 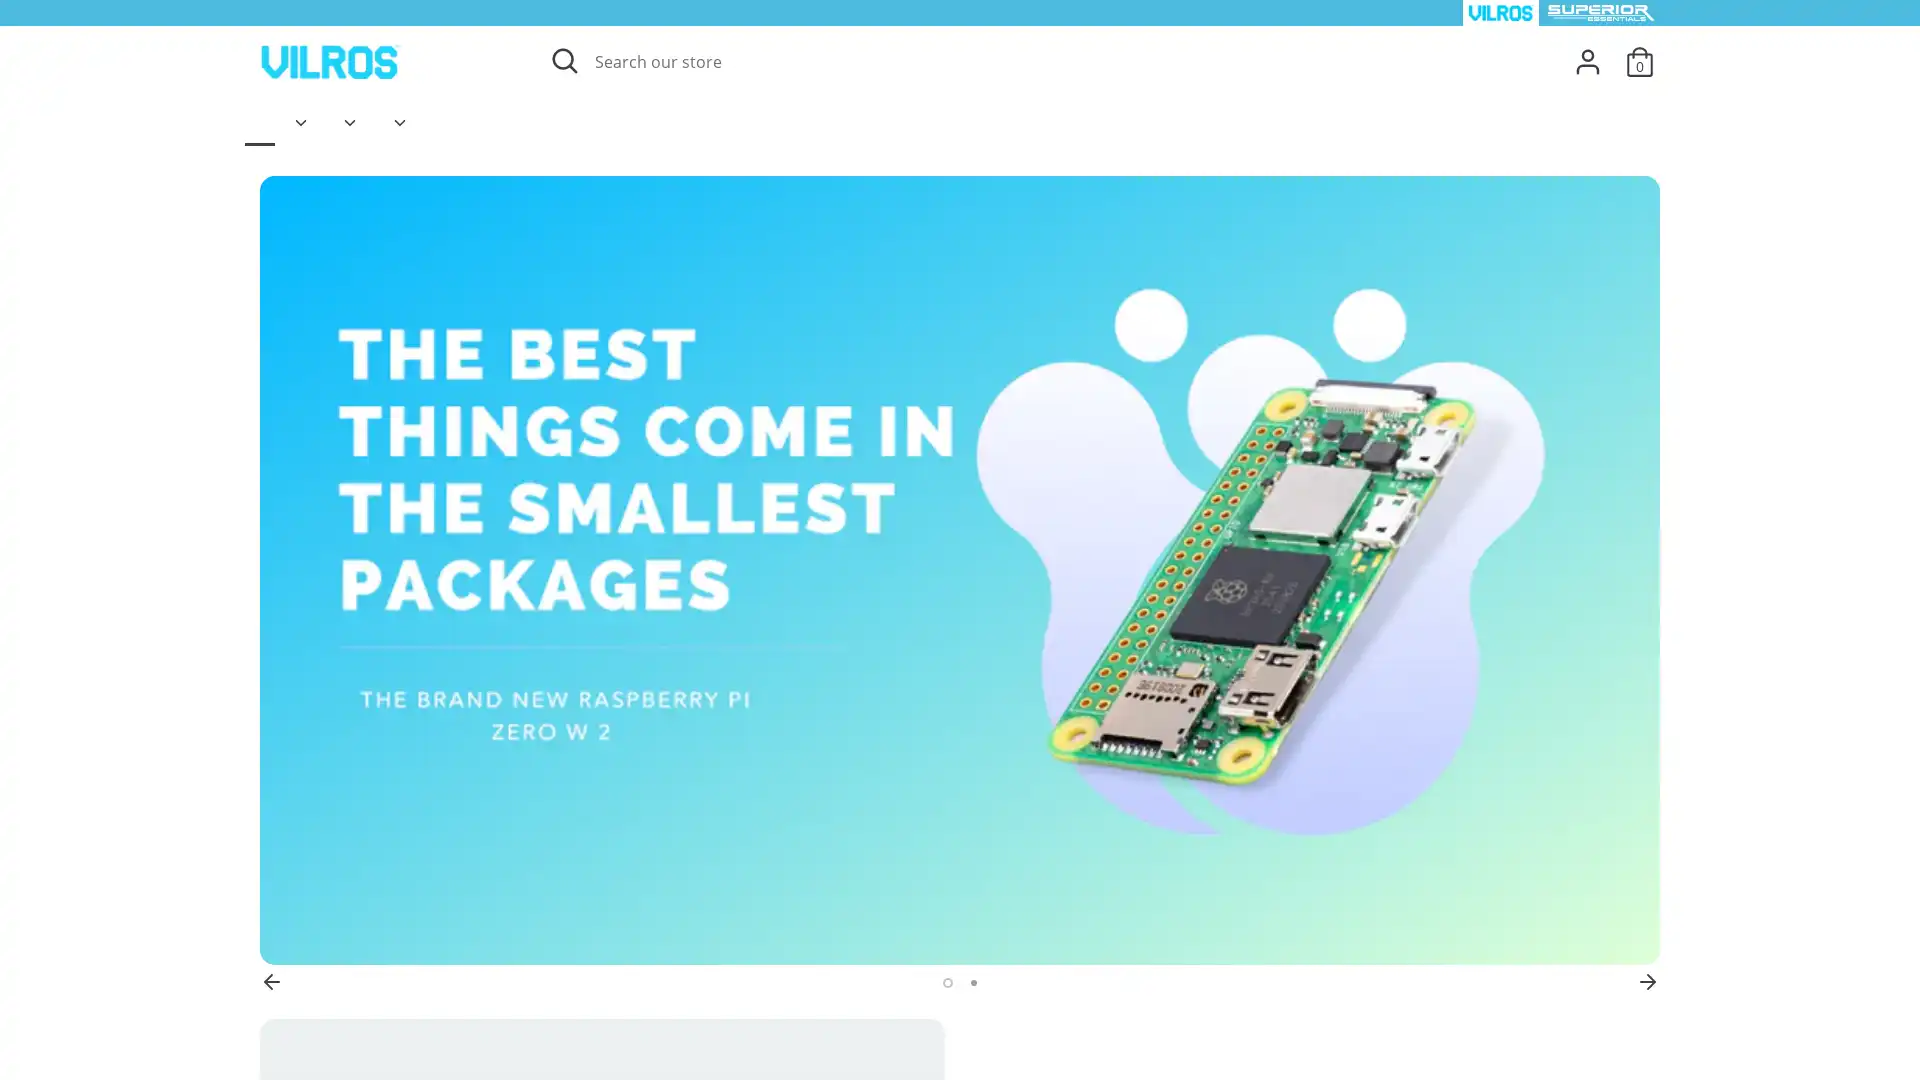 What do you see at coordinates (972, 982) in the screenshot?
I see `2` at bounding box center [972, 982].